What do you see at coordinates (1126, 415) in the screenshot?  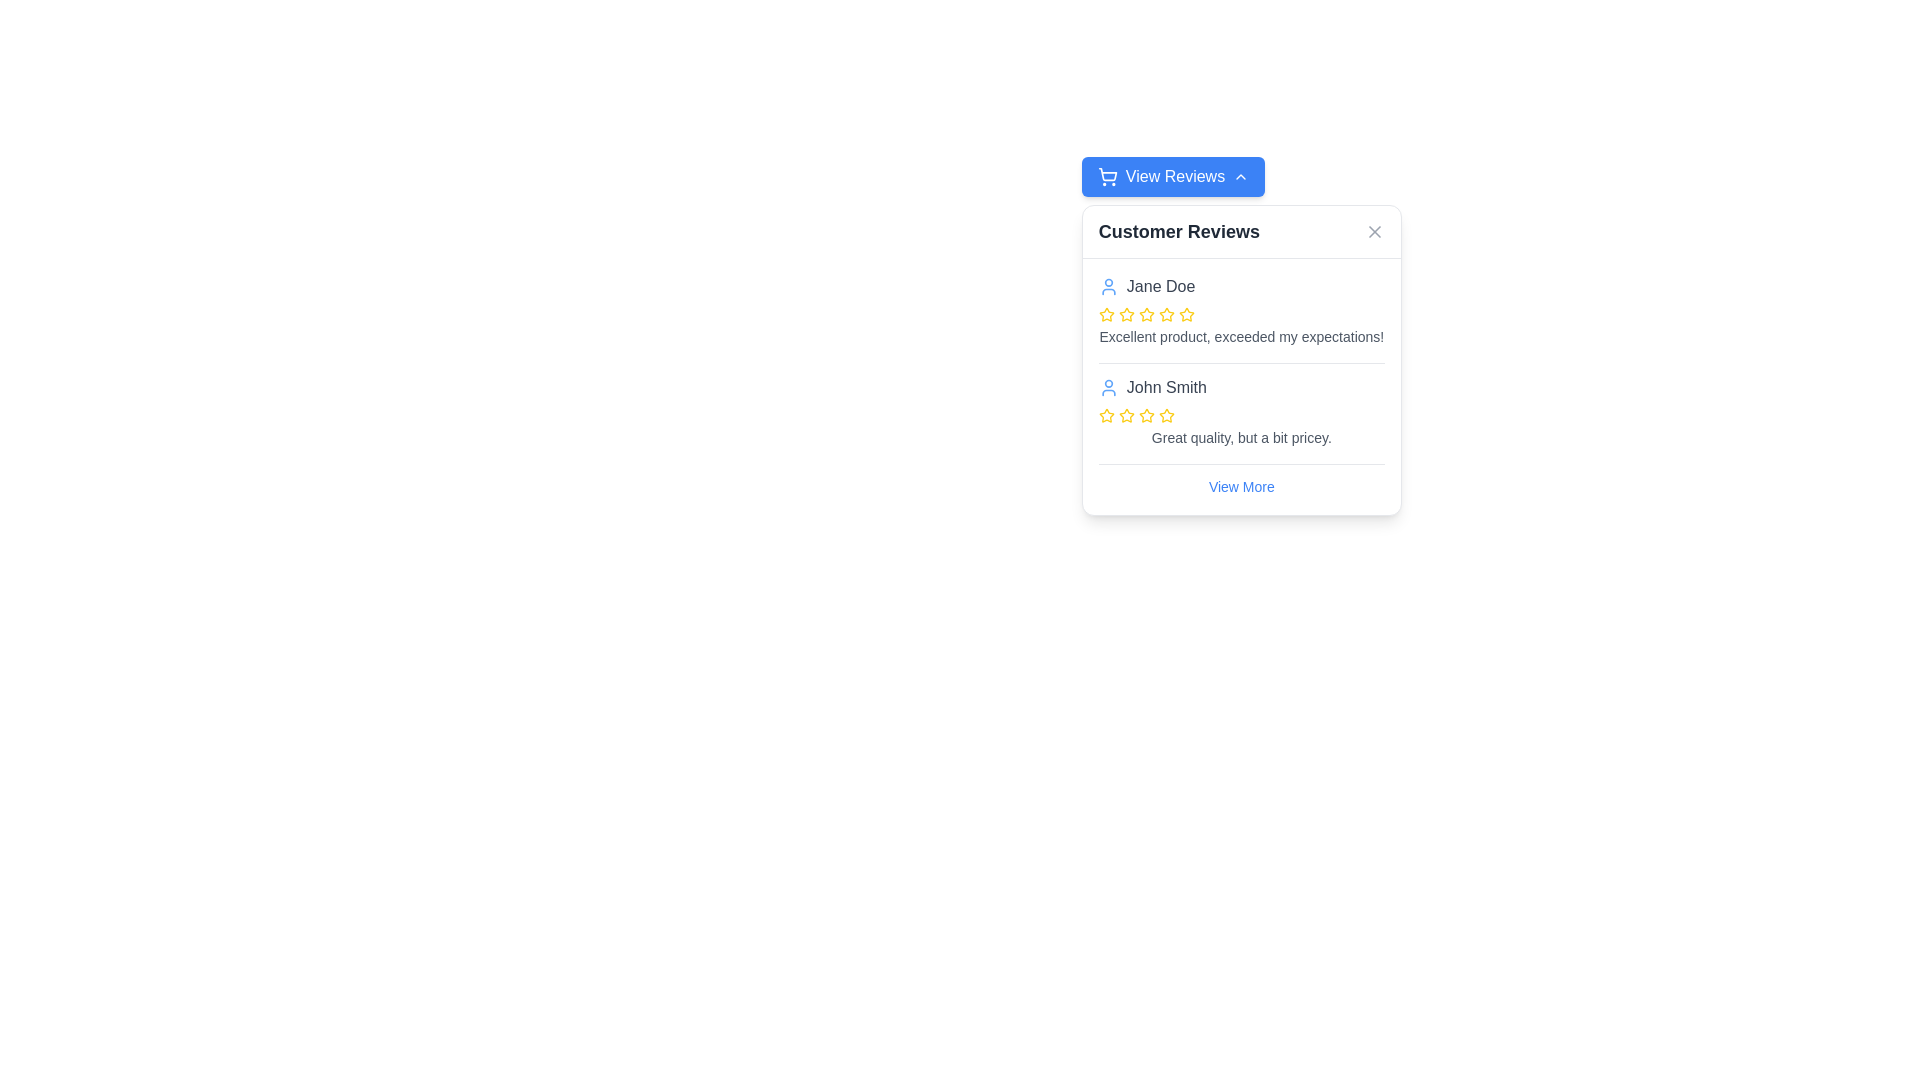 I see `the third yellow star-shaped rating icon in the review section under the name 'John Smith'` at bounding box center [1126, 415].